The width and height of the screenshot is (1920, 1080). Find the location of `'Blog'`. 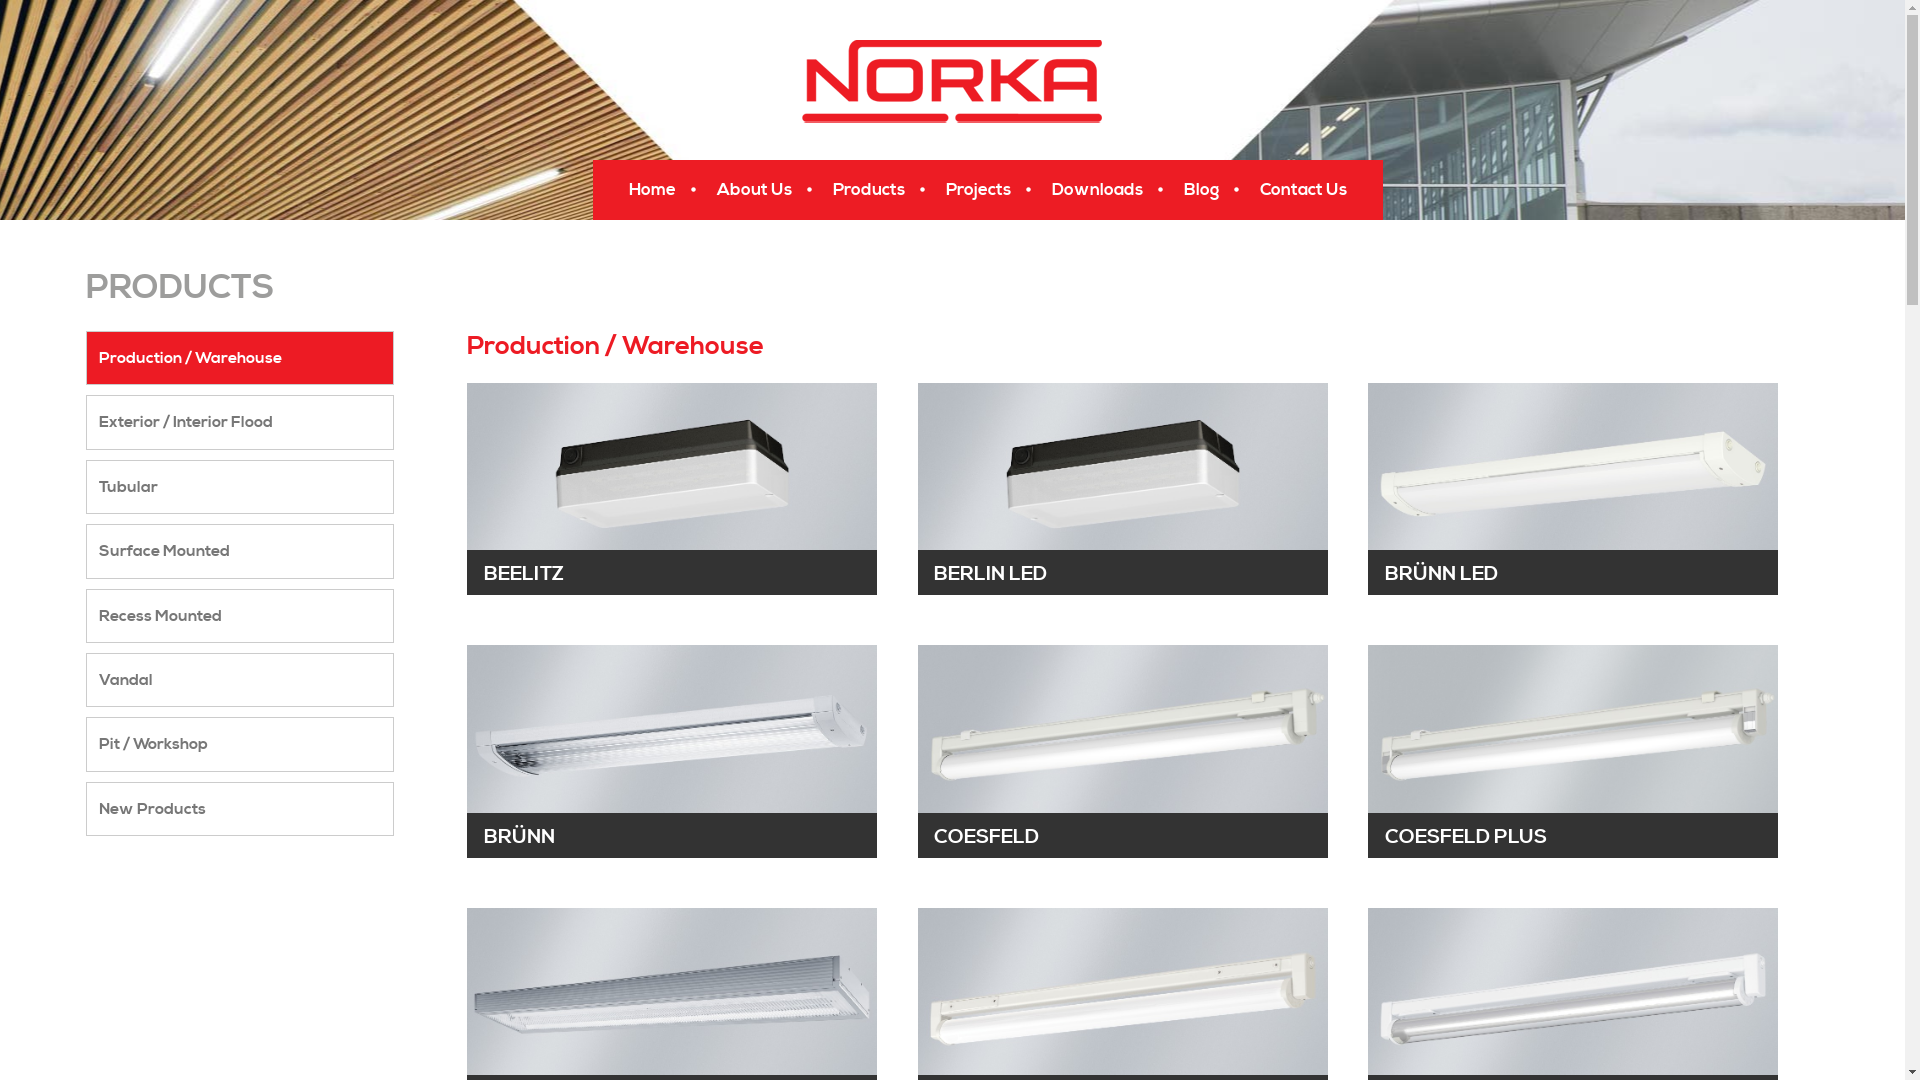

'Blog' is located at coordinates (1167, 189).